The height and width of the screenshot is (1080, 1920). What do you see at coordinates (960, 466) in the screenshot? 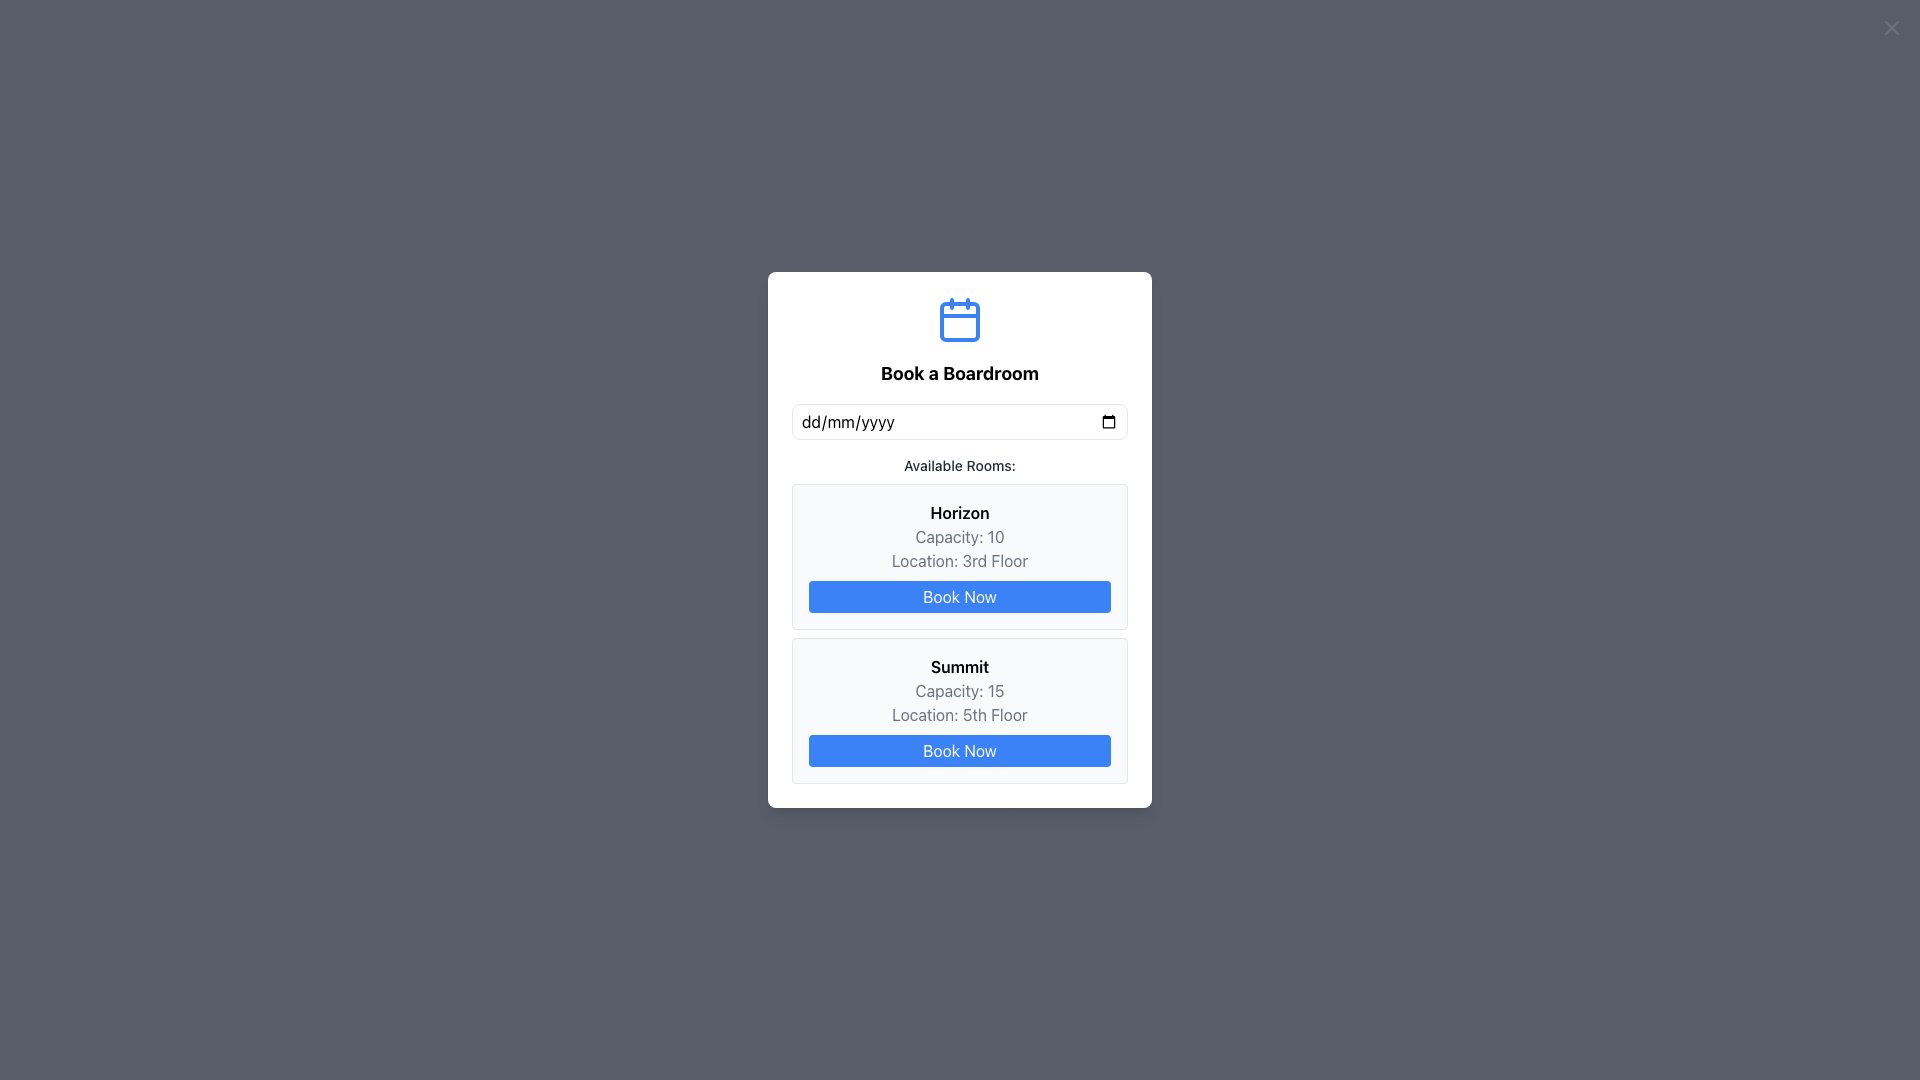
I see `the Text Label that indicates the section for available rooms for booking, positioned just below the date input field and centrally aligned` at bounding box center [960, 466].